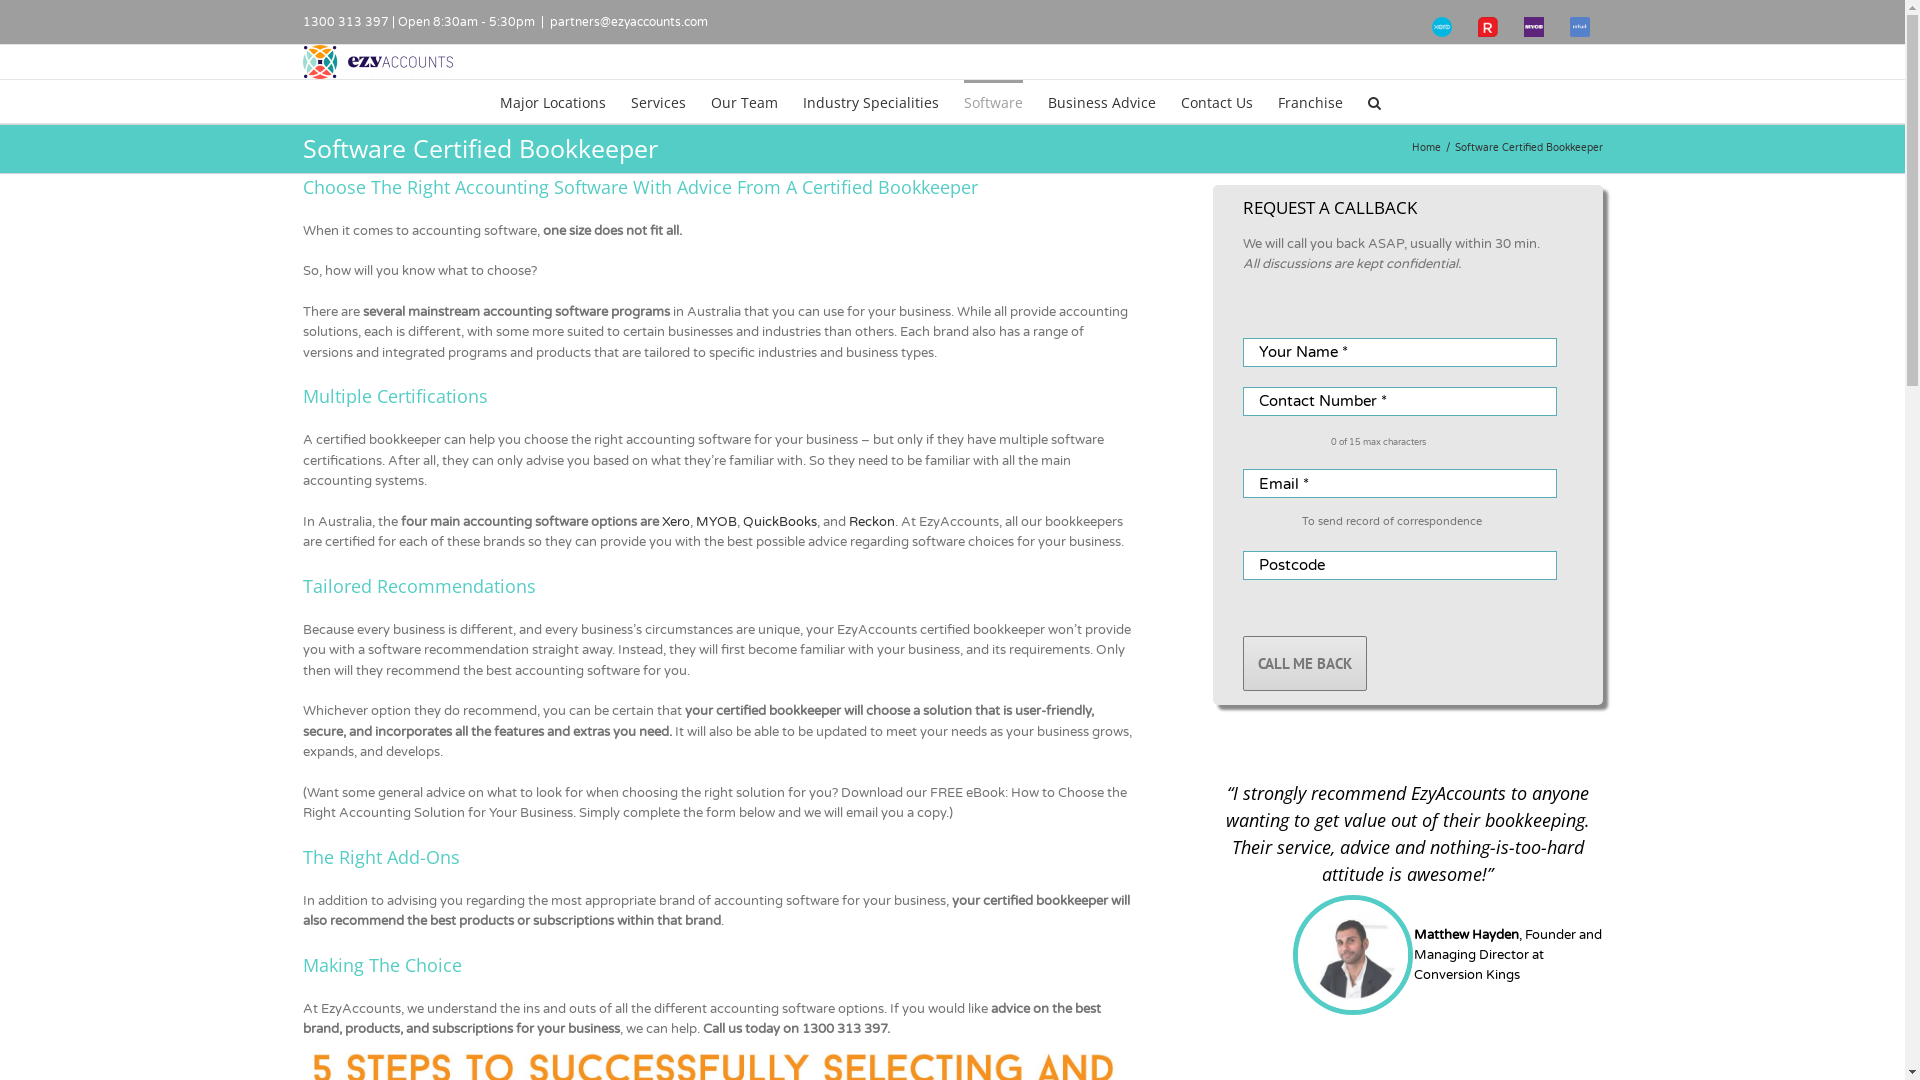  Describe the element at coordinates (657, 101) in the screenshot. I see `'Services'` at that location.